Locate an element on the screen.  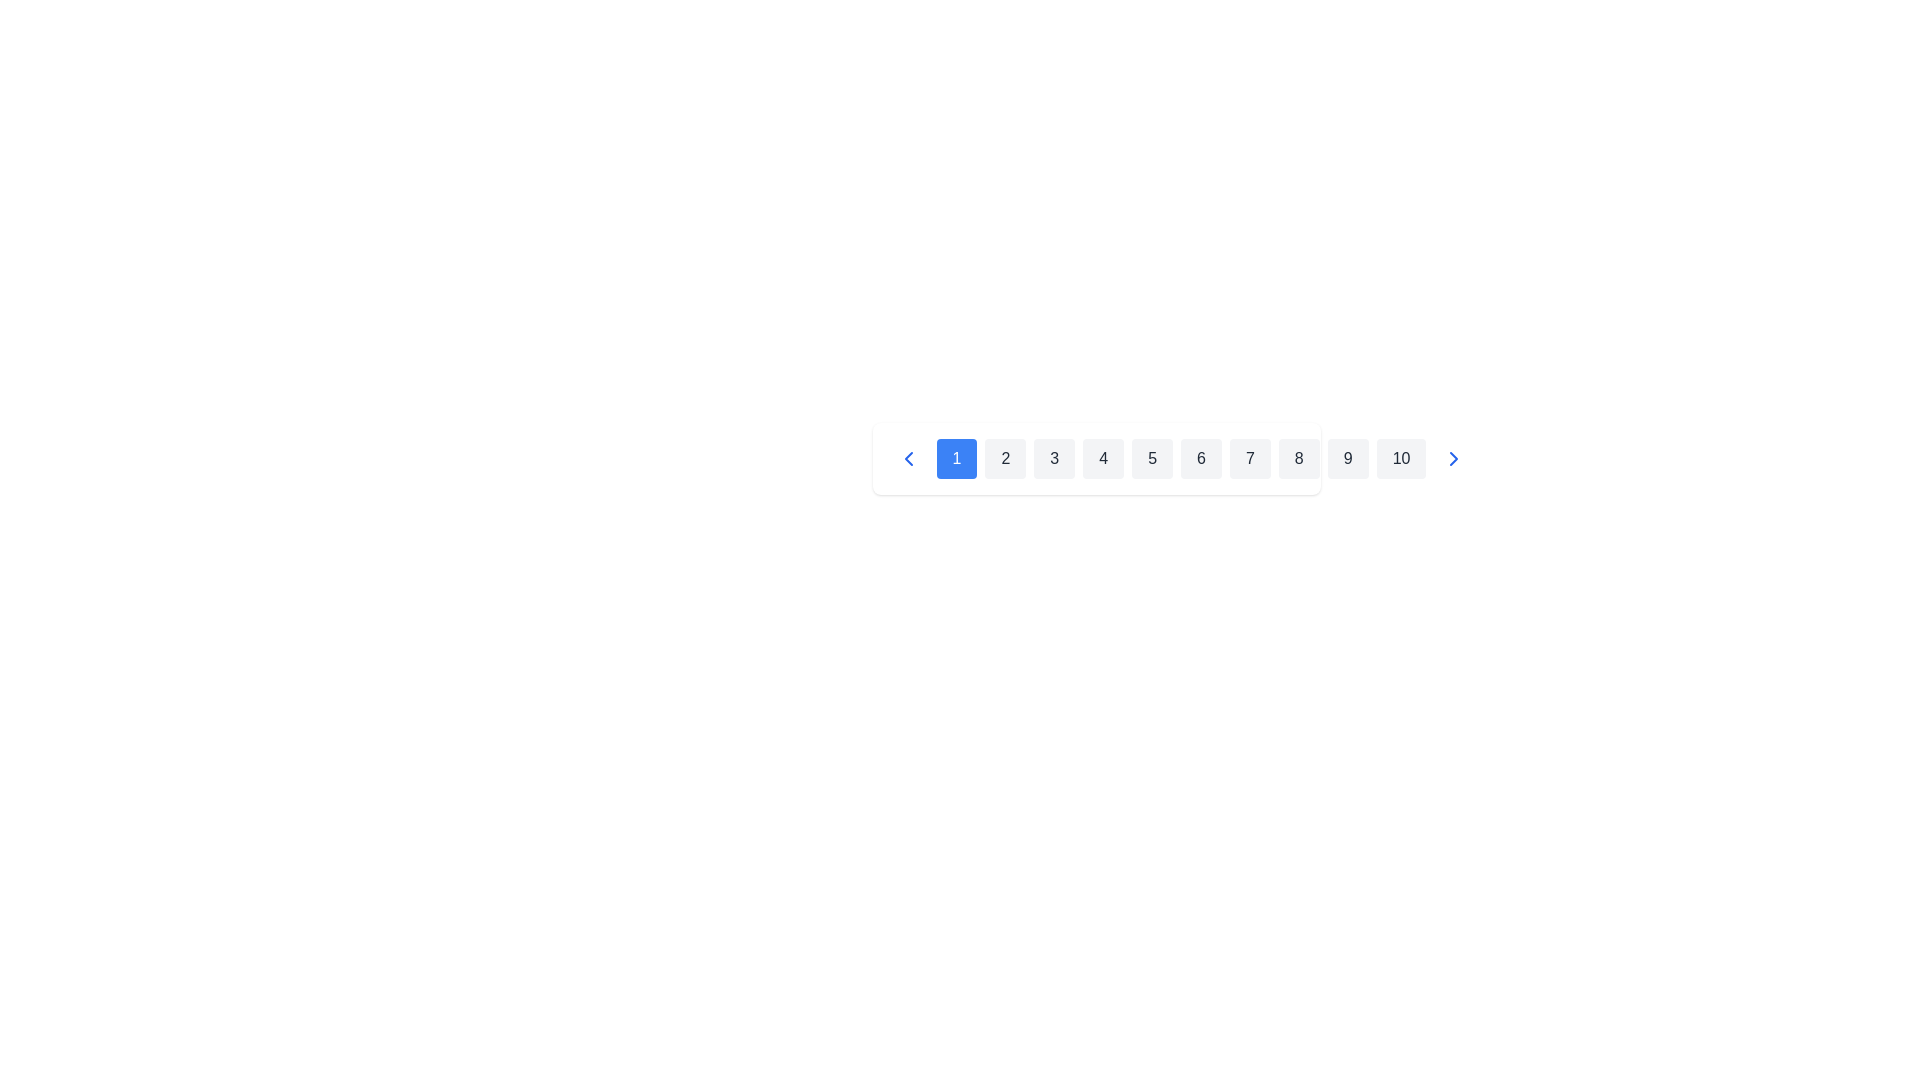
the pagination button labeled '2', which is a rectangular button with rounded corners and a light gray background is located at coordinates (1005, 459).